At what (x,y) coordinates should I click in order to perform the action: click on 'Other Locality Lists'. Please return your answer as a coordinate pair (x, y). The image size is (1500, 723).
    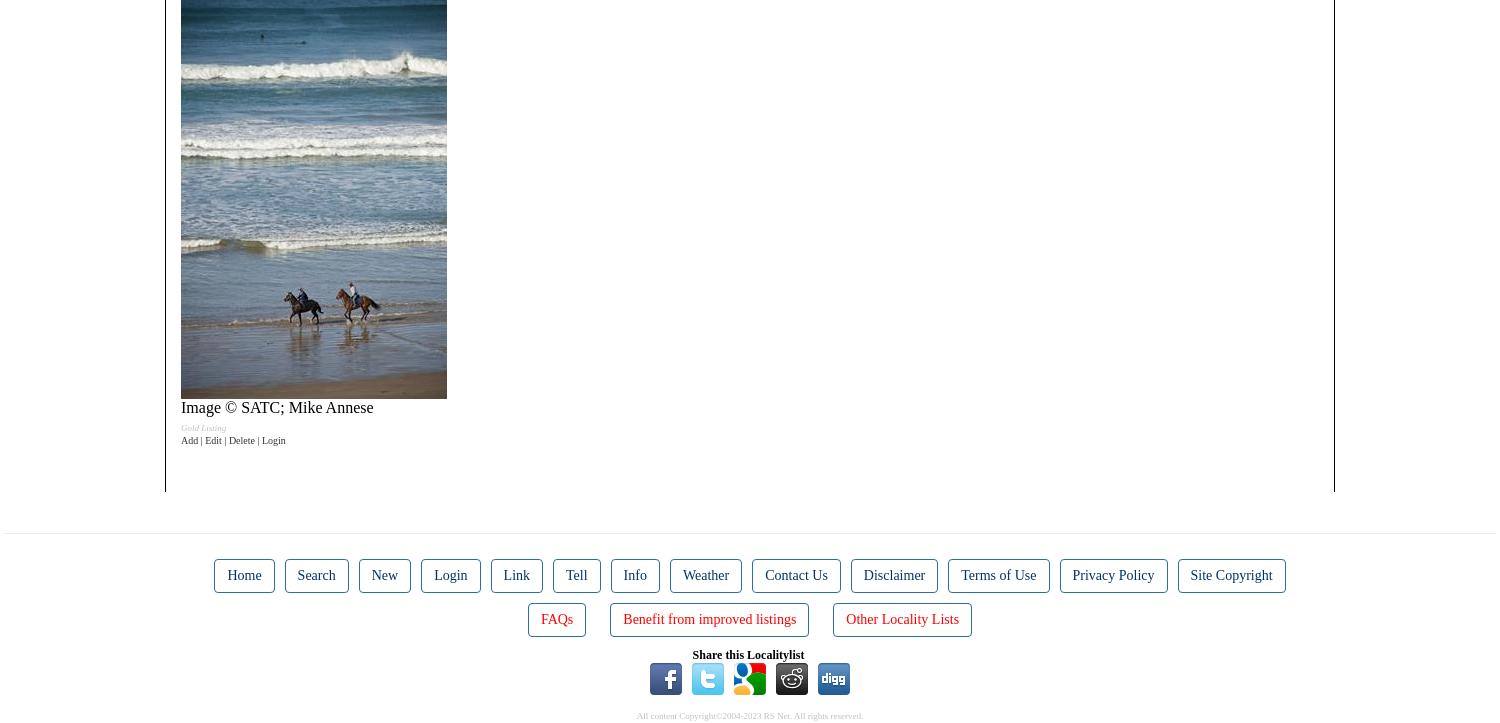
    Looking at the image, I should click on (902, 619).